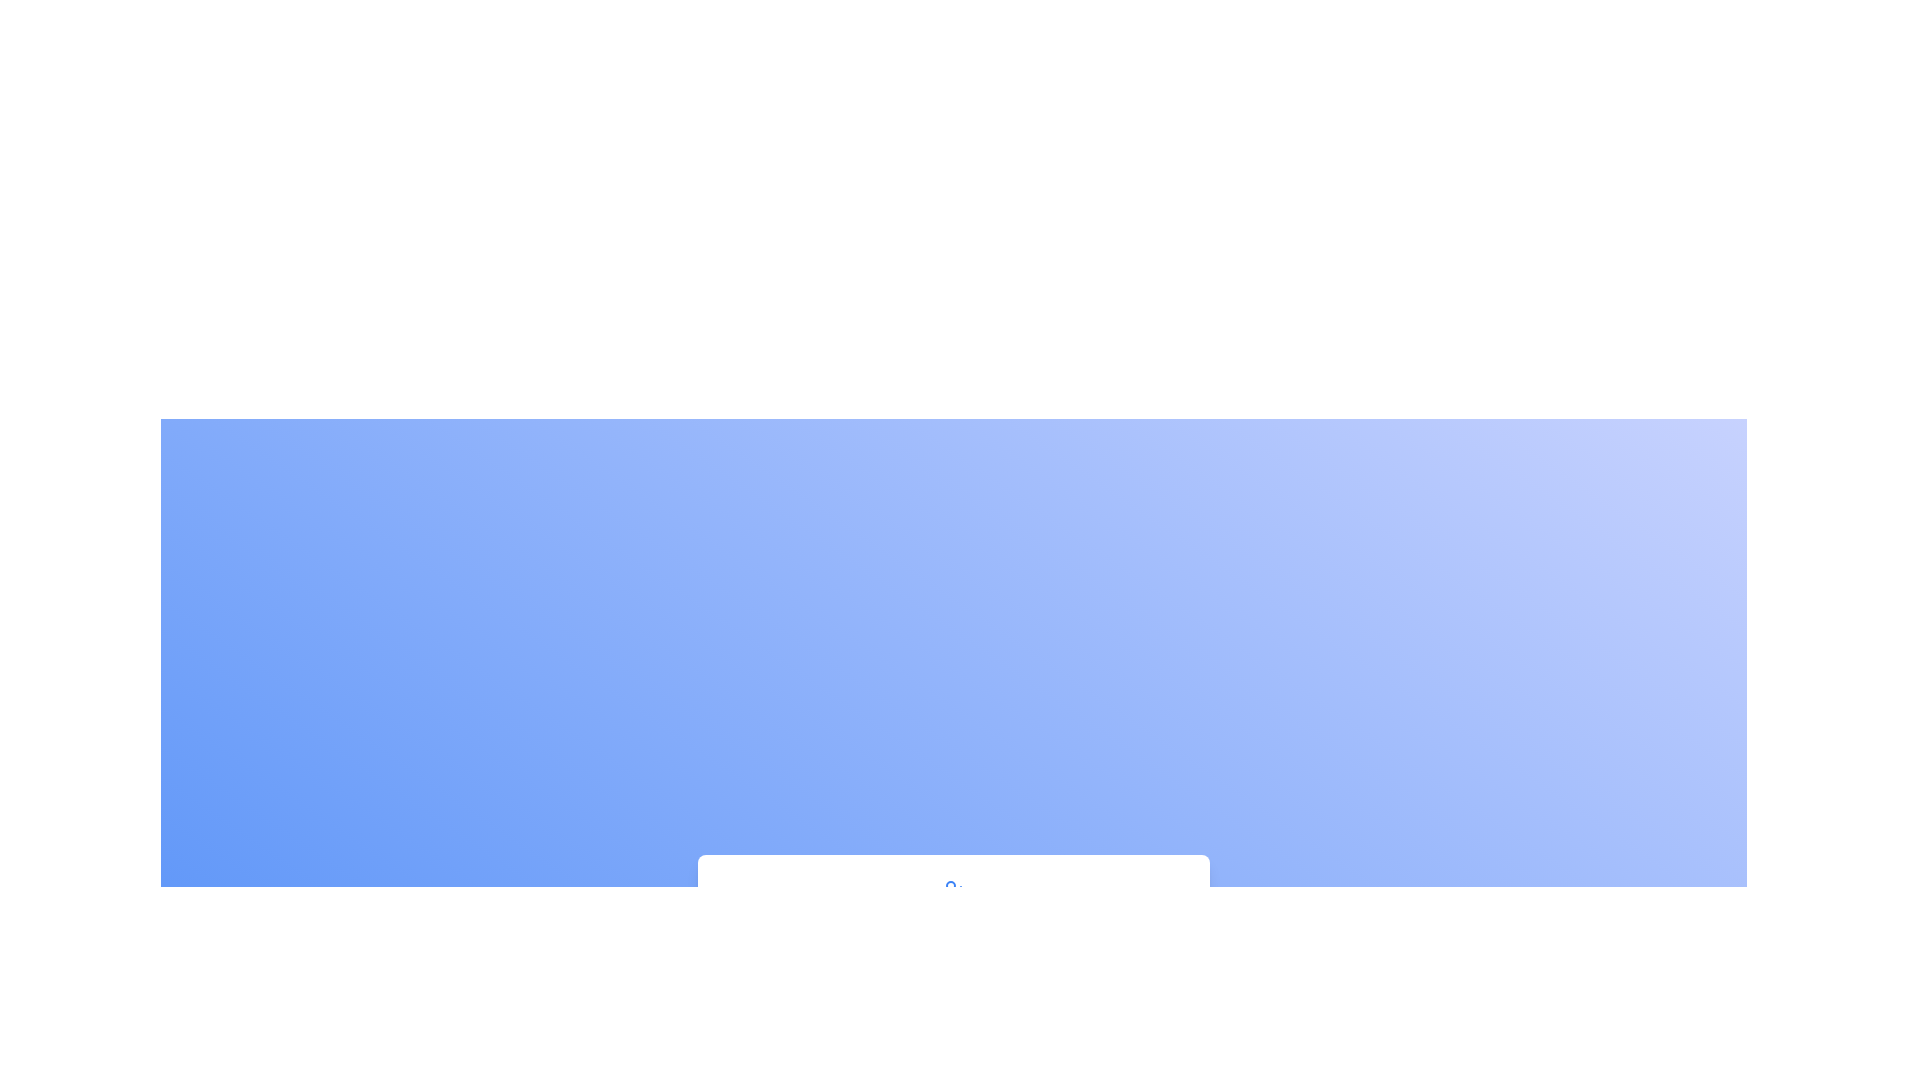  What do you see at coordinates (953, 890) in the screenshot?
I see `the decorative icon within the white card that indicates actions related to adding or managing user profiles, located near the top of the content area above the 'Welcome' and 'Get started by adding your profile information' text` at bounding box center [953, 890].